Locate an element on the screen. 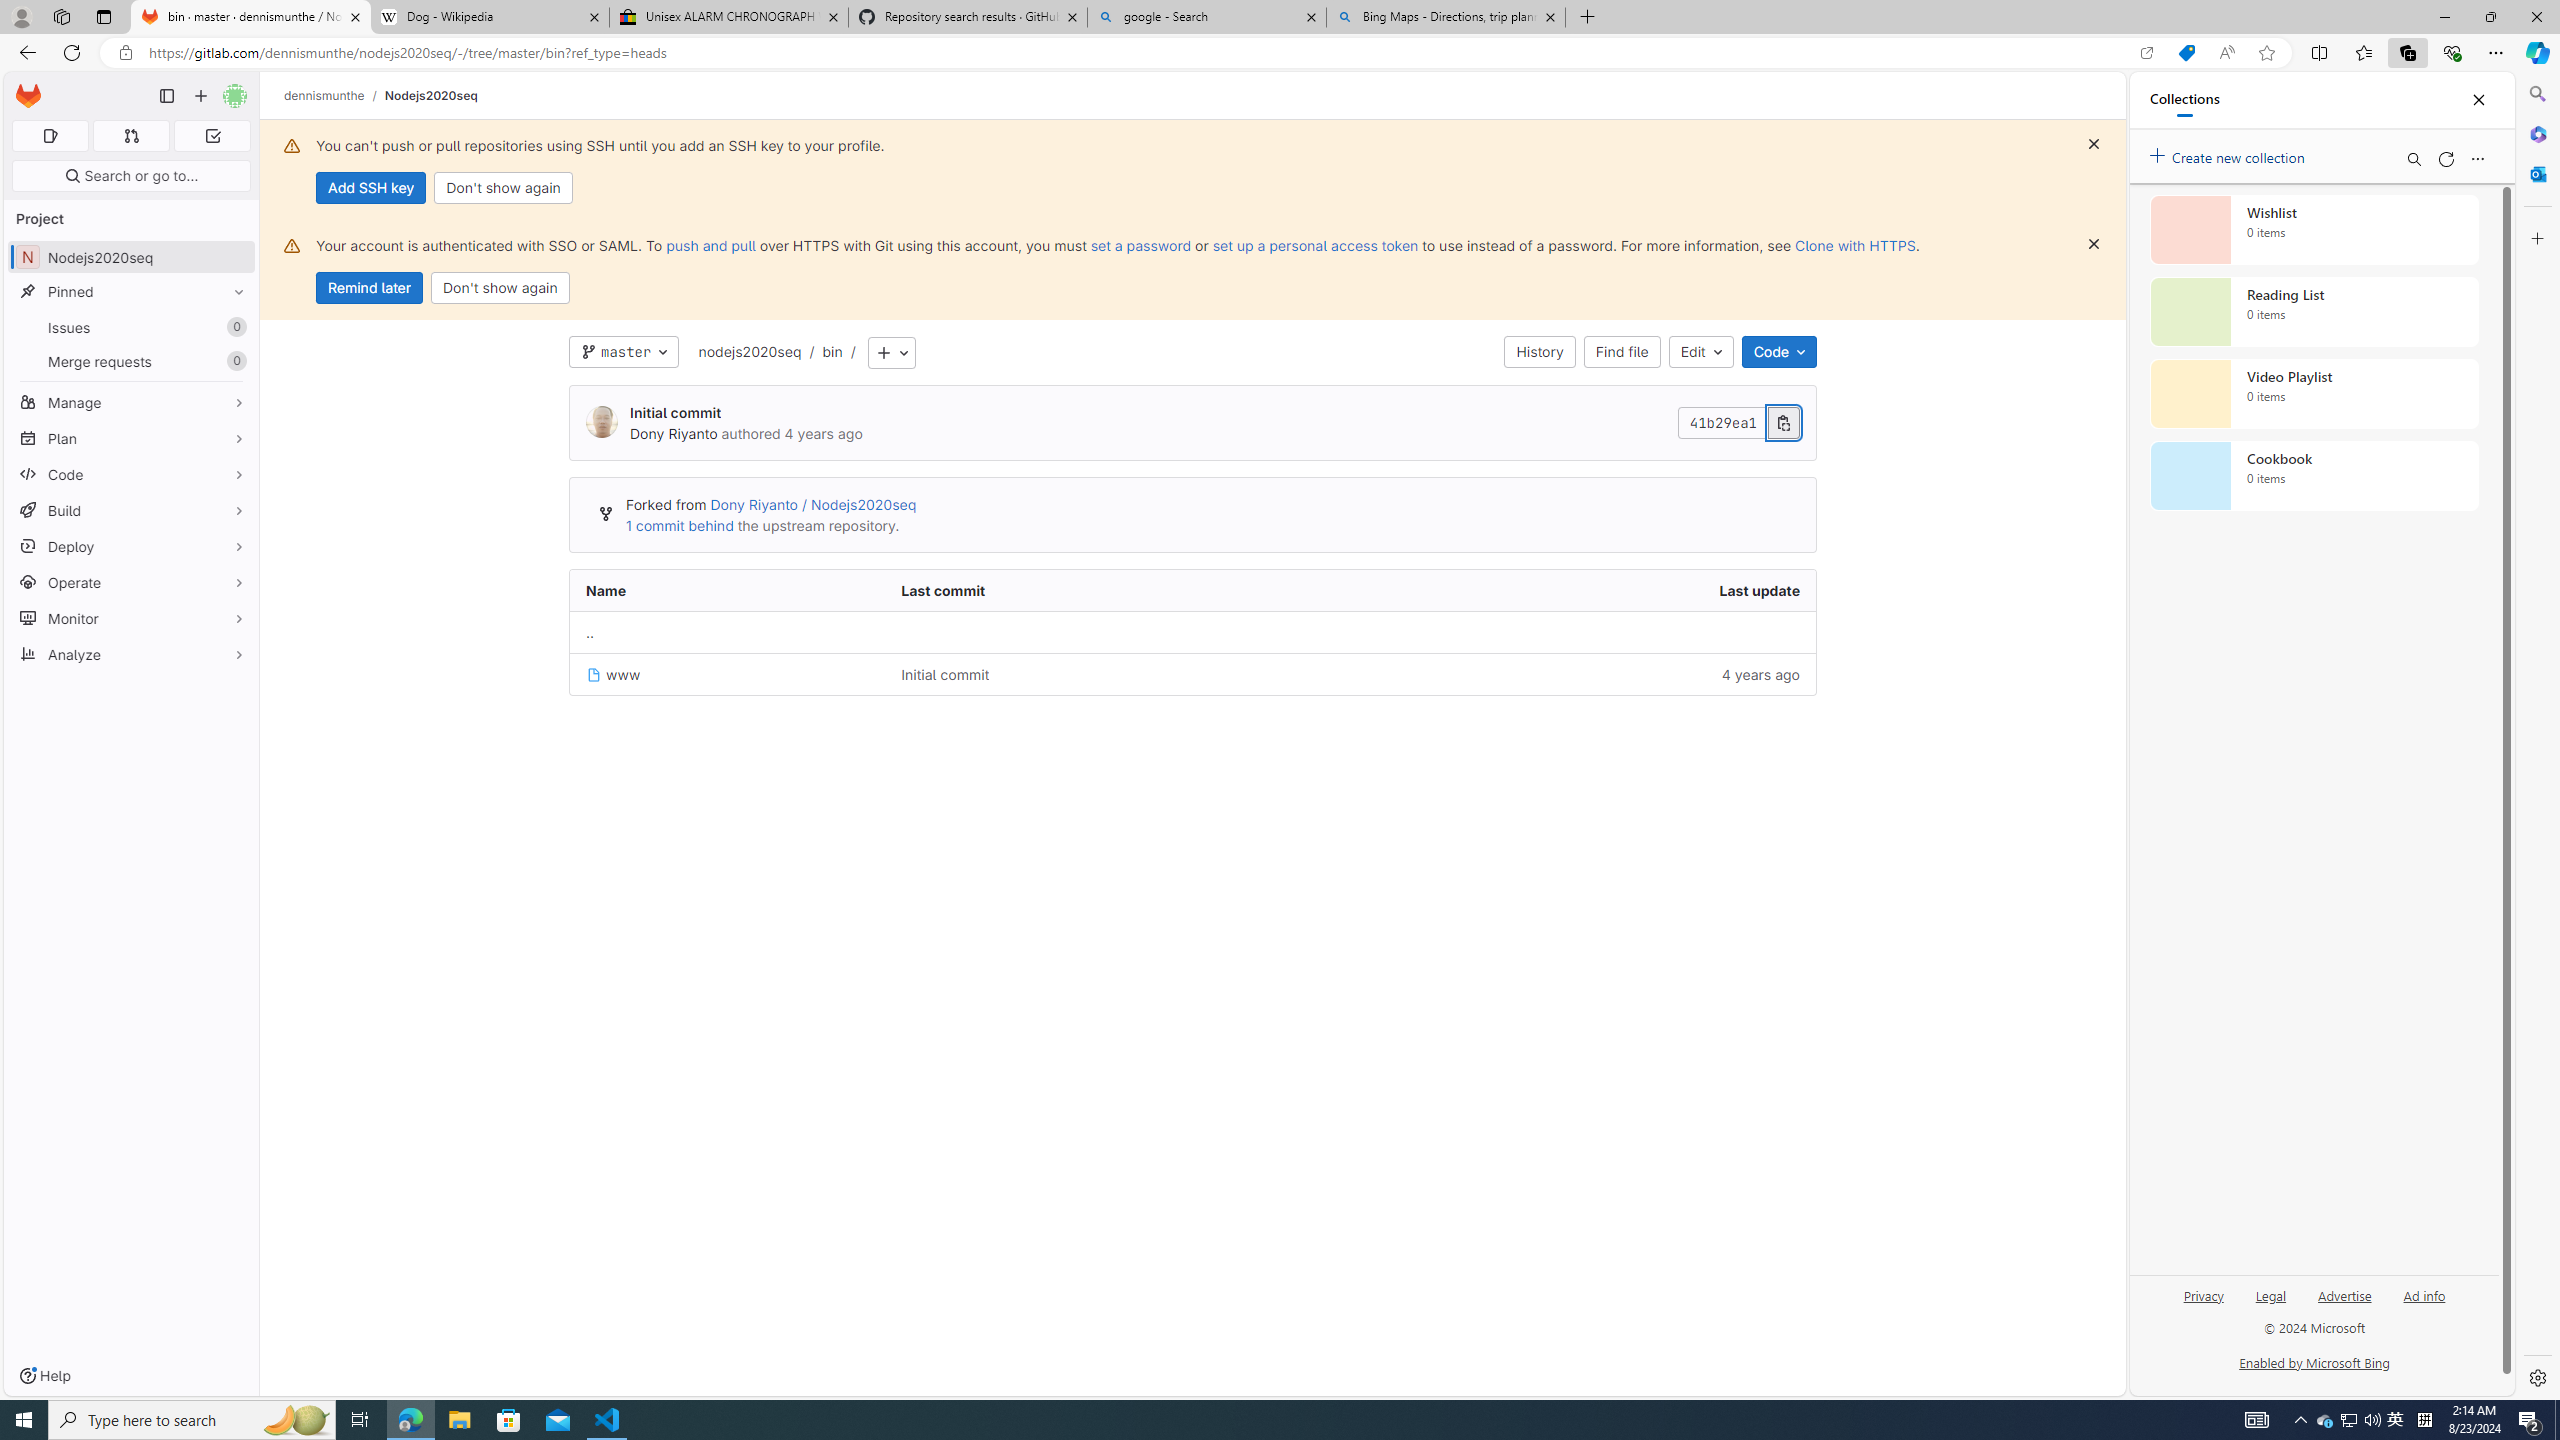  'Dony Riyanto' is located at coordinates (600, 421).